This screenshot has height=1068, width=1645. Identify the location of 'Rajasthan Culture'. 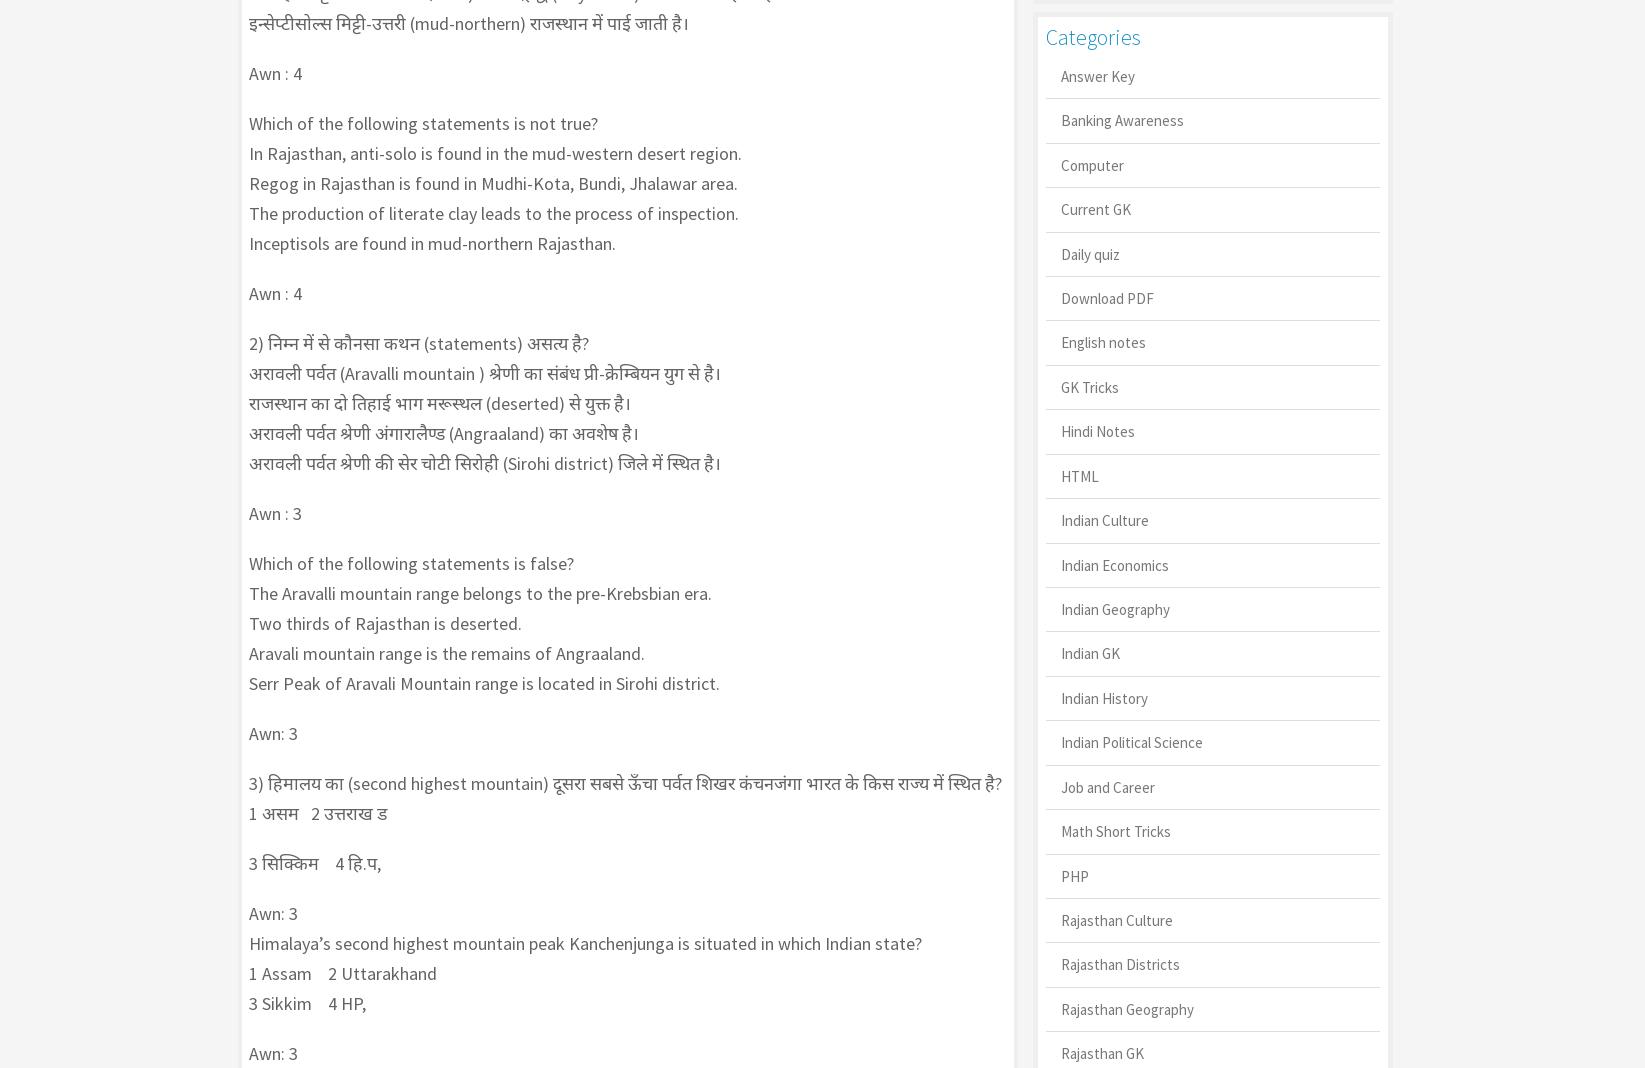
(1114, 918).